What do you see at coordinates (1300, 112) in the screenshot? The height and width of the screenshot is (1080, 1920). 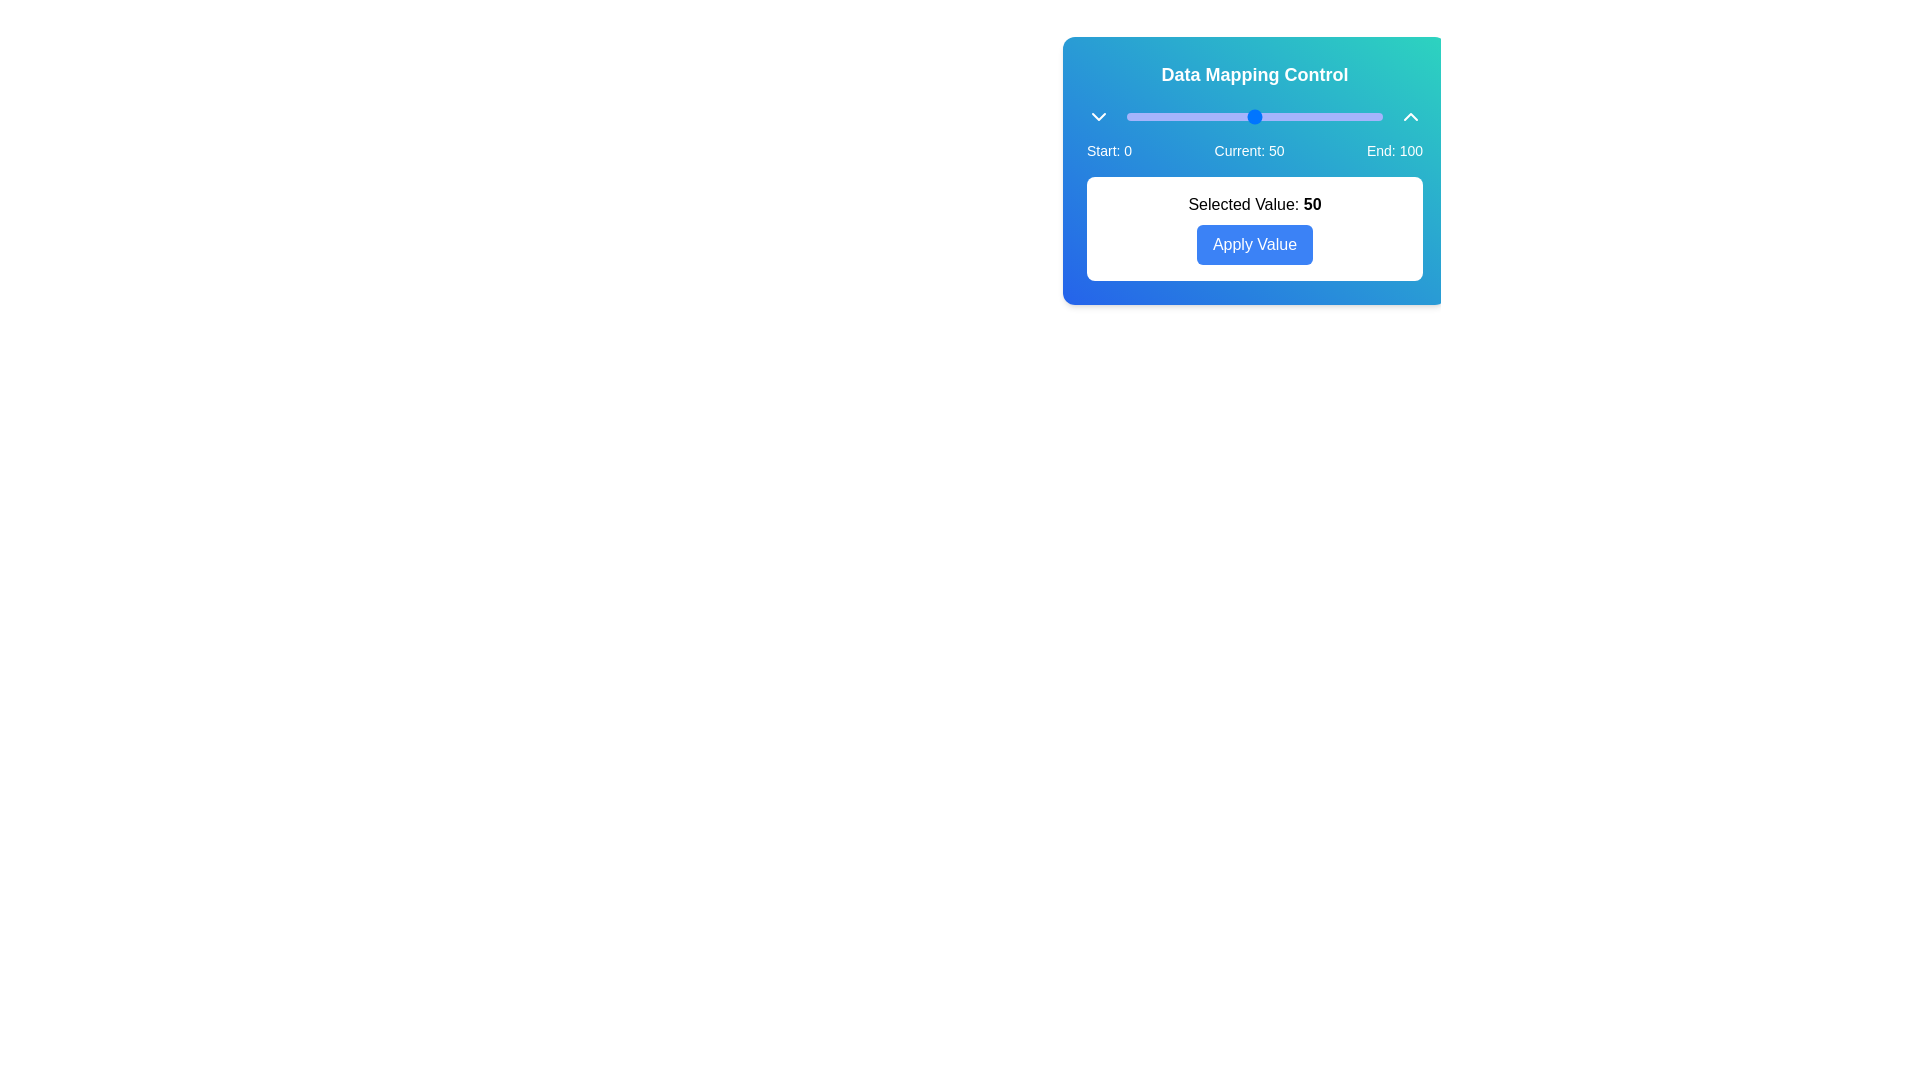 I see `slider value` at bounding box center [1300, 112].